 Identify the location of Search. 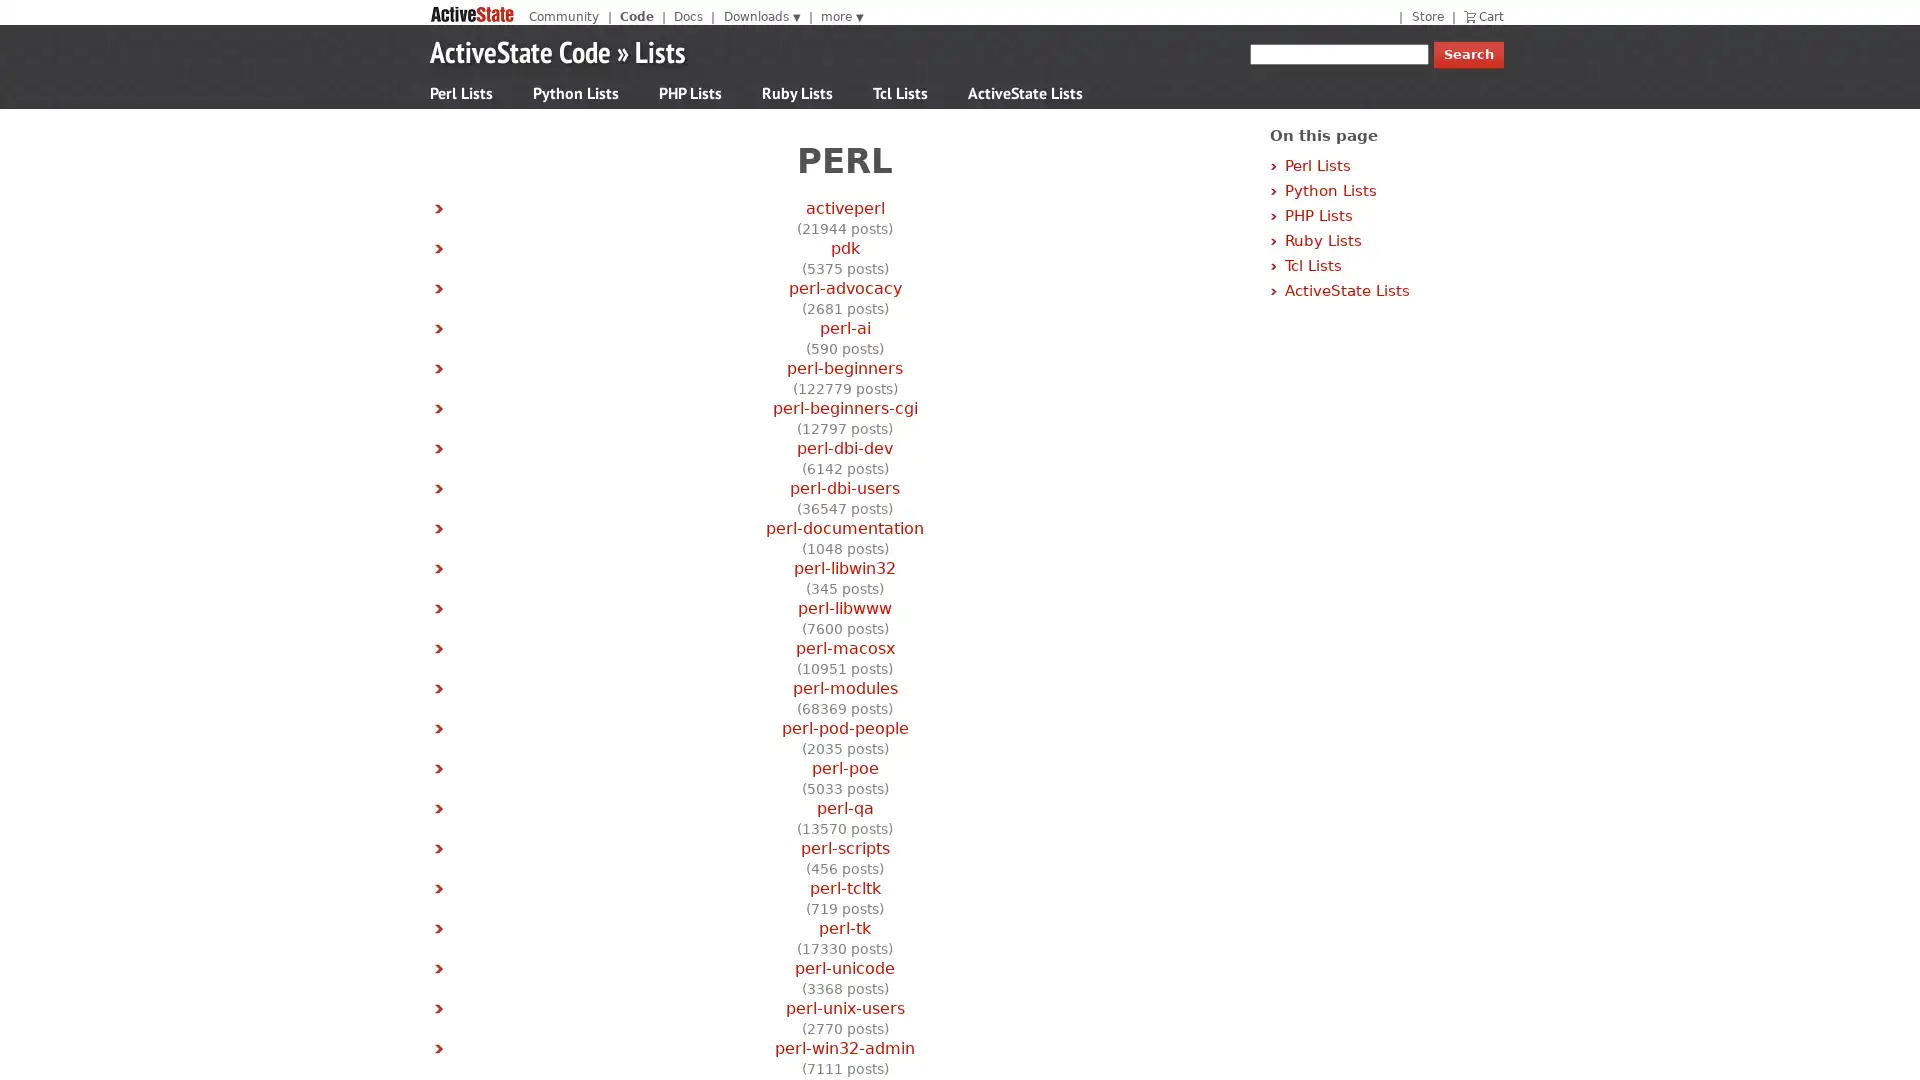
(1468, 54).